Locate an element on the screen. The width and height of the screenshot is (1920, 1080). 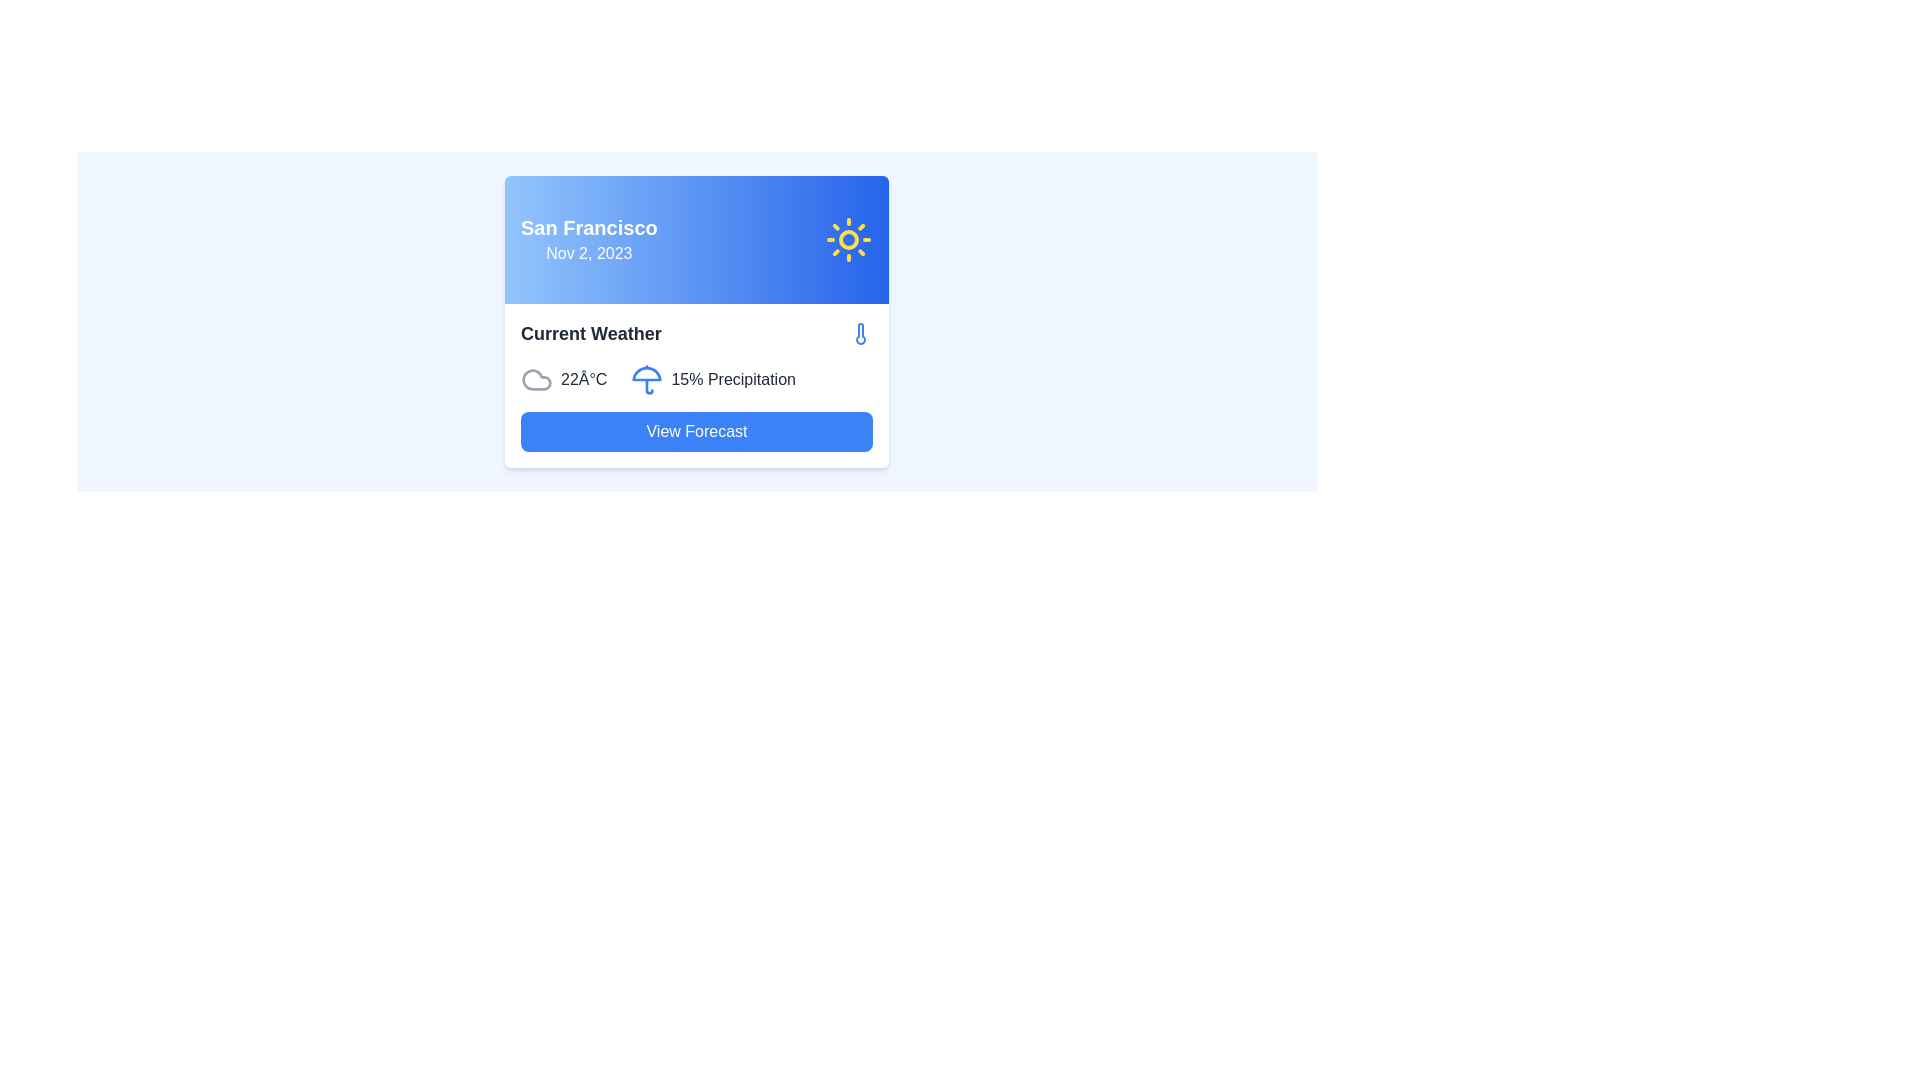
the Text label that describes the probability of precipitation, located under the 'Current Weather' title and to the right of the blue umbrella icon is located at coordinates (732, 380).